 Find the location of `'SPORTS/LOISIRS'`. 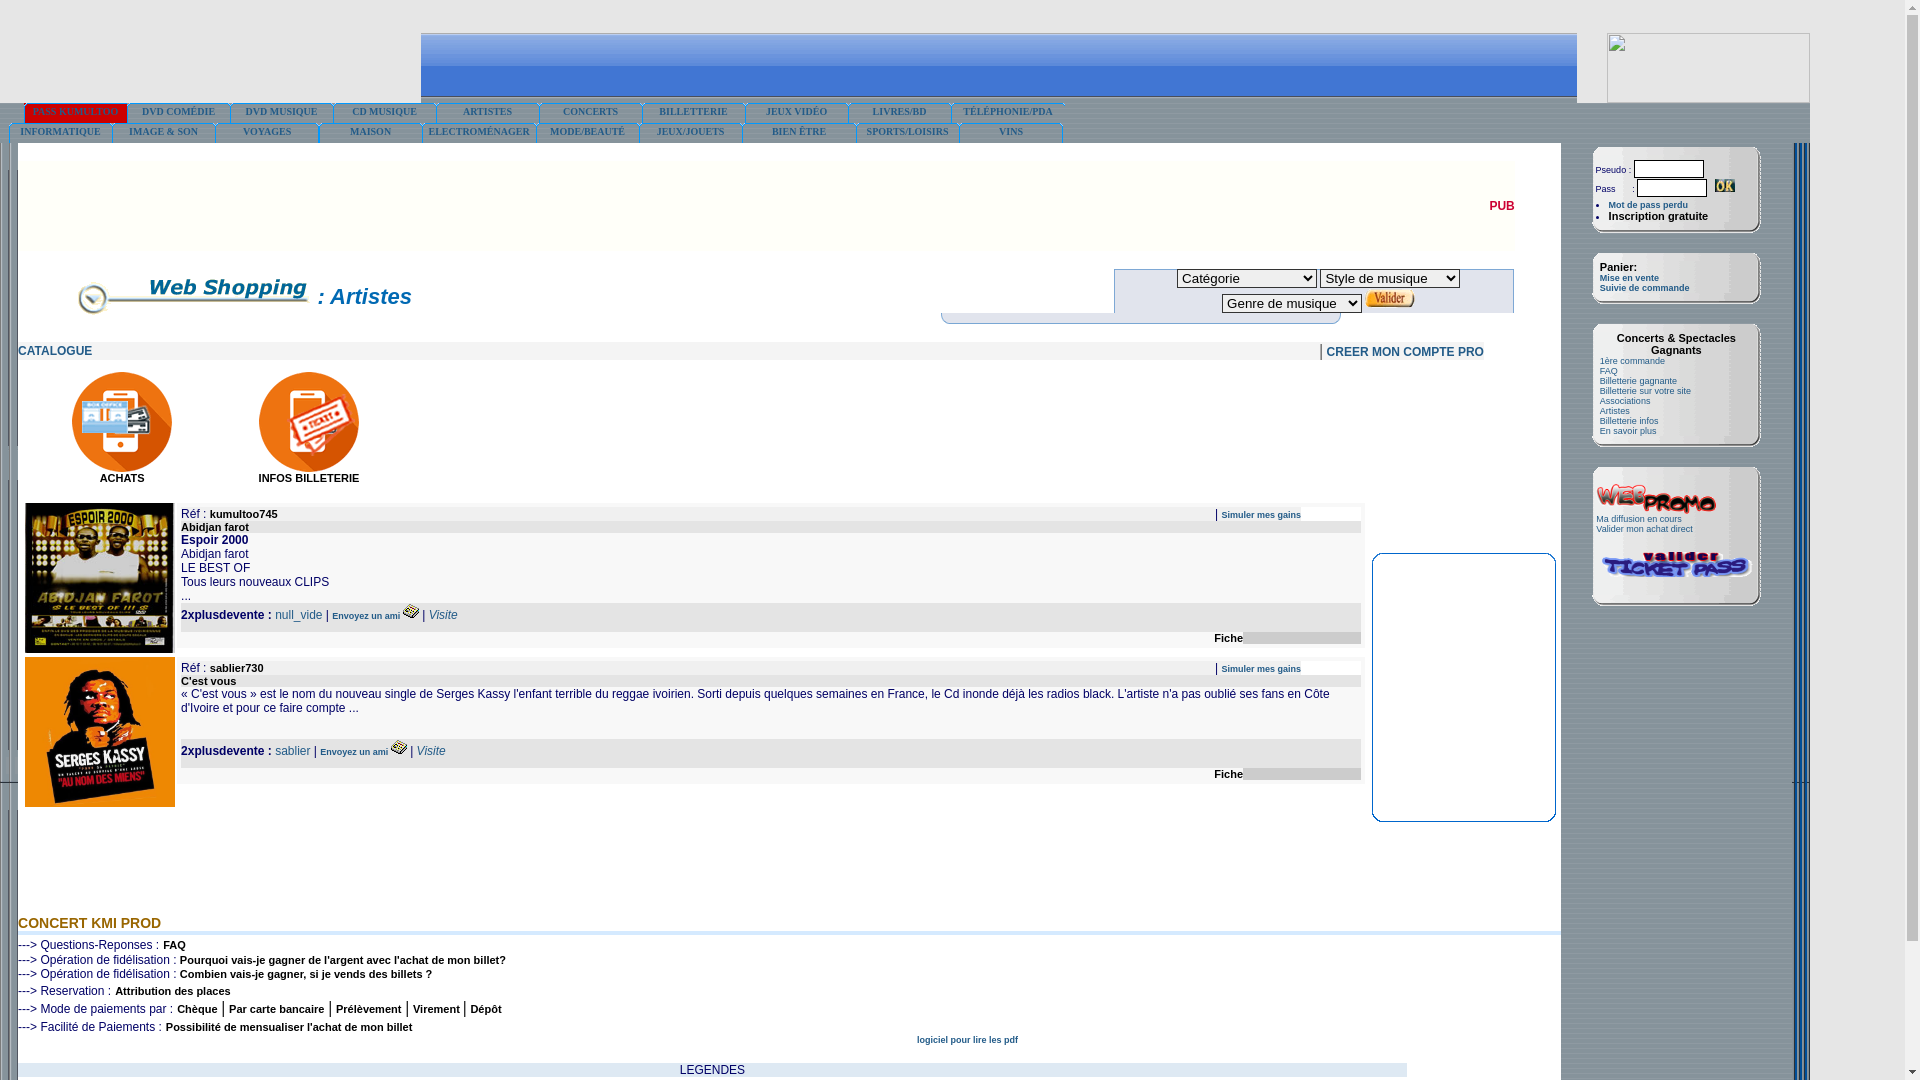

'SPORTS/LOISIRS' is located at coordinates (906, 132).